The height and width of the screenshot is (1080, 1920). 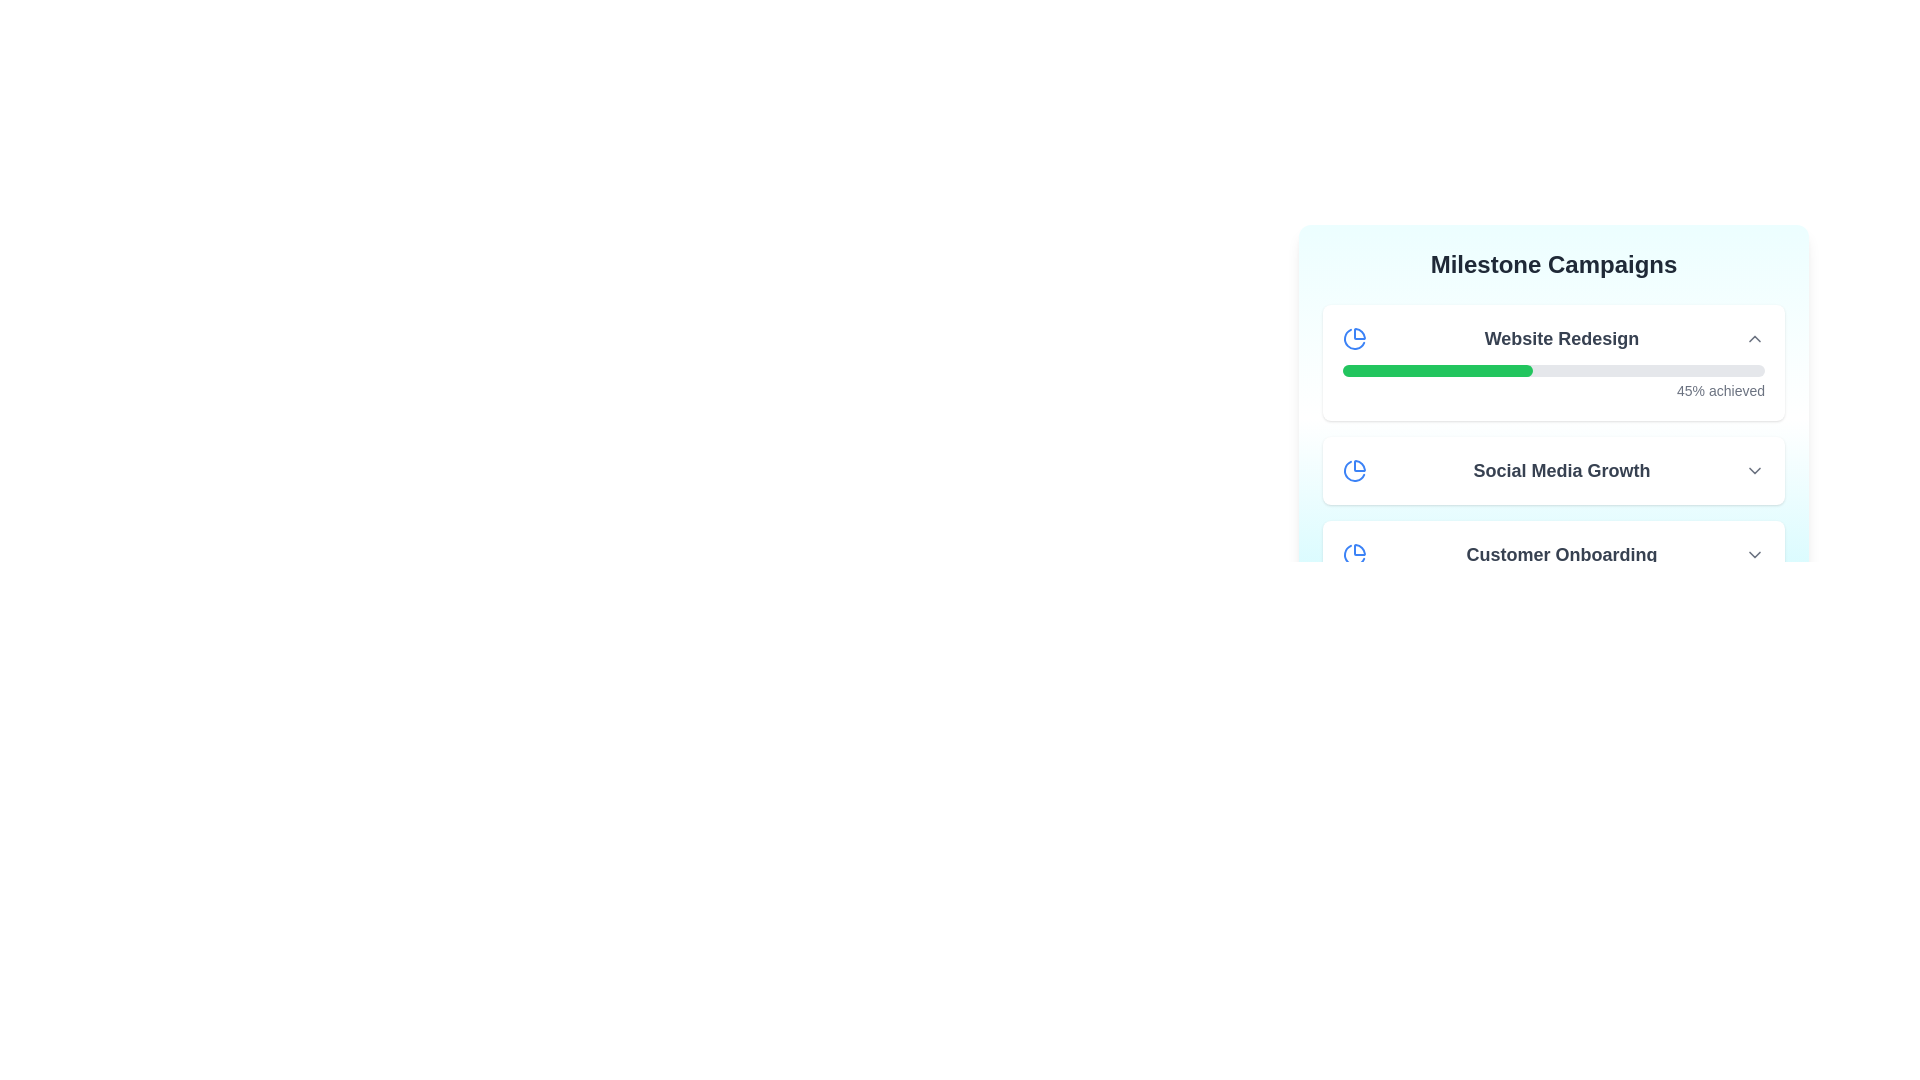 I want to click on the List item labeled 'Customer Onboarding' with an icon and interactive dropdown arrow, so click(x=1553, y=555).